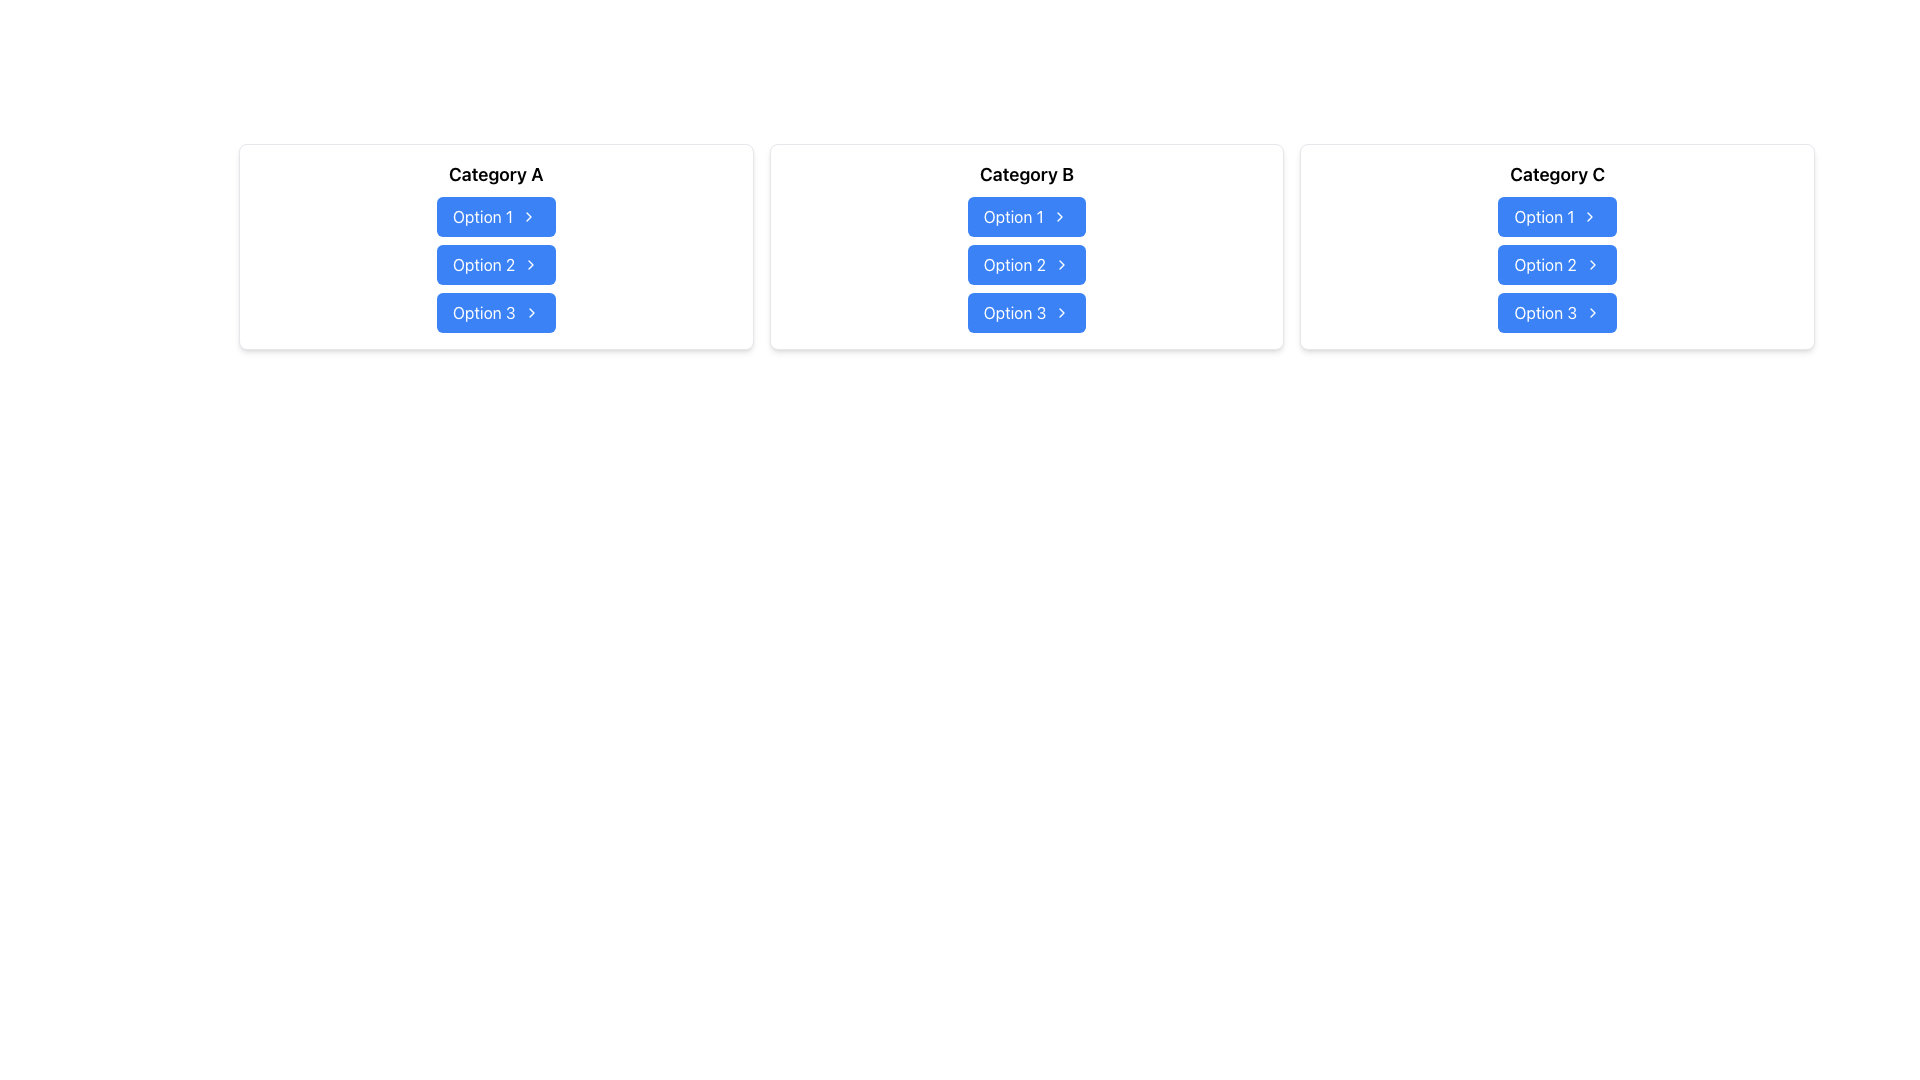 The image size is (1920, 1080). What do you see at coordinates (531, 312) in the screenshot?
I see `the Chevron icon located to the right of the 'Option 3' button in the 'Category A' panel` at bounding box center [531, 312].